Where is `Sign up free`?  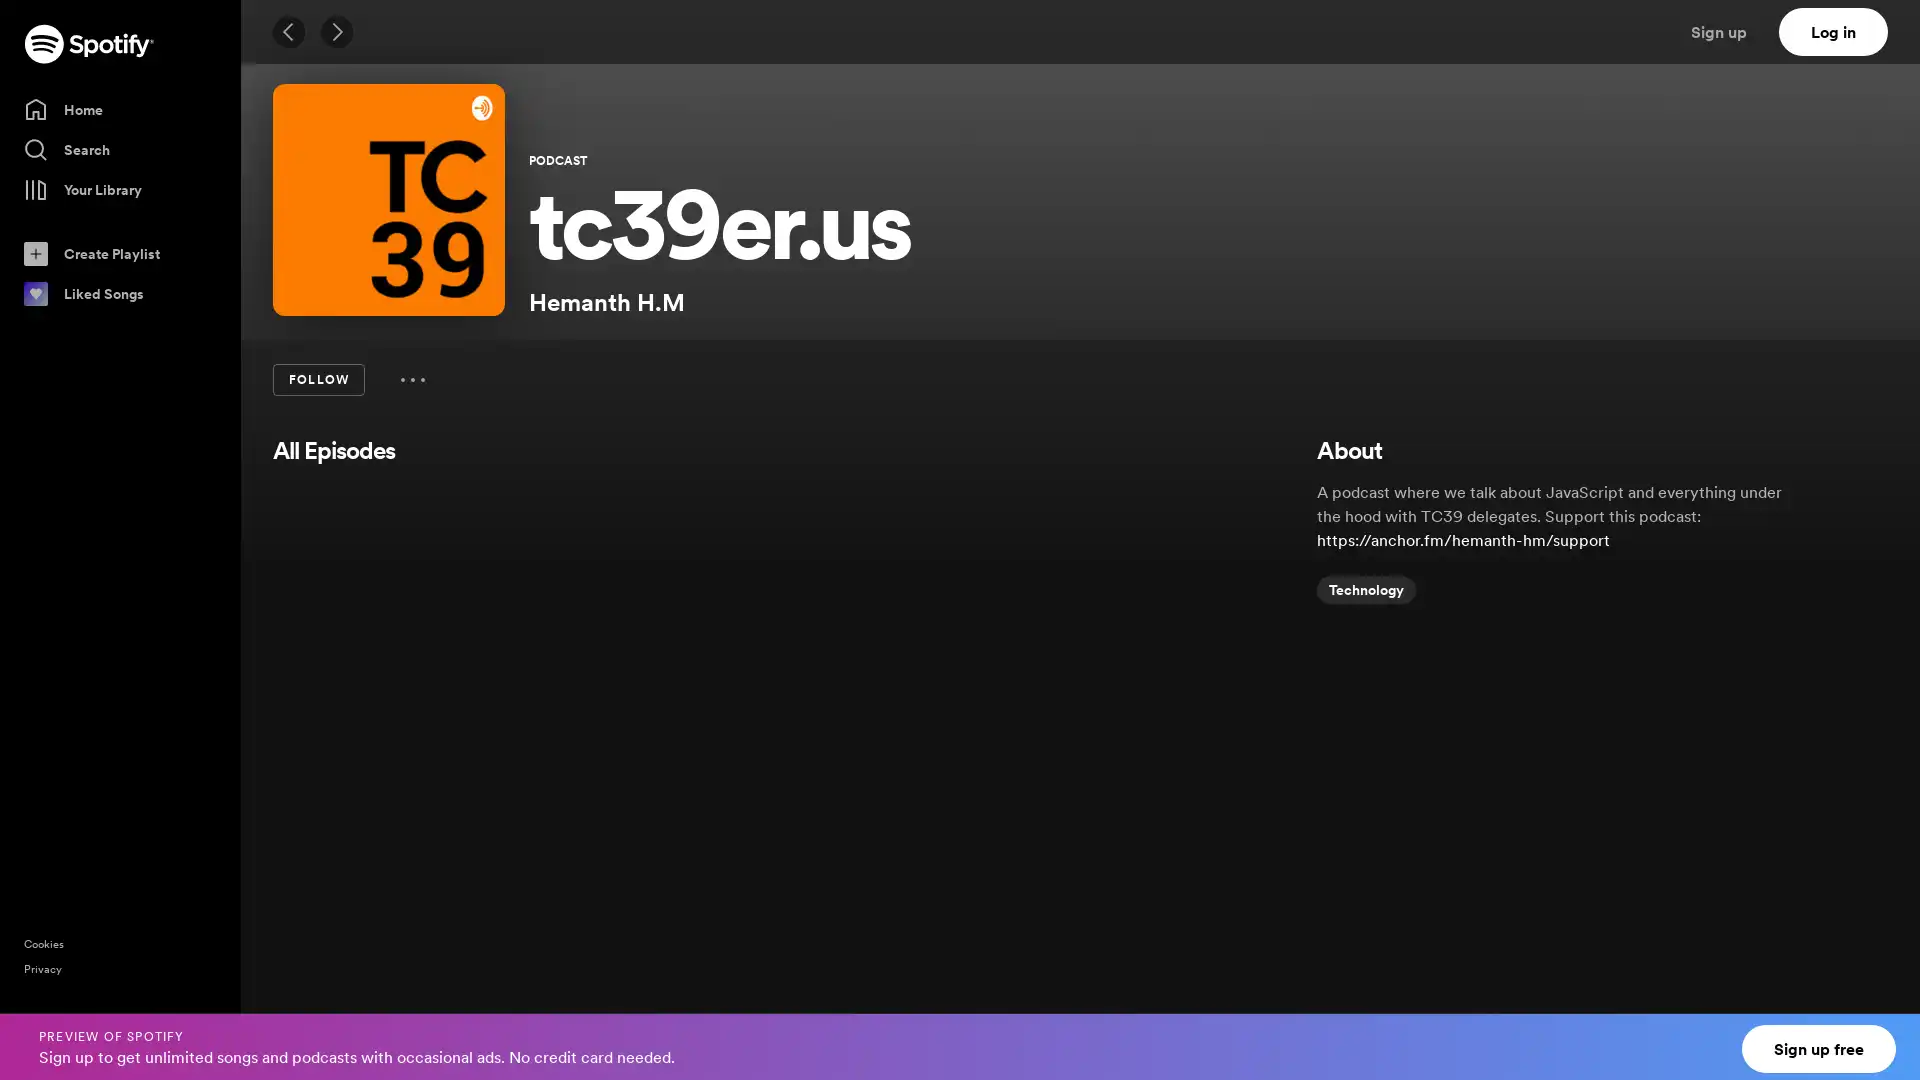
Sign up free is located at coordinates (1819, 1048).